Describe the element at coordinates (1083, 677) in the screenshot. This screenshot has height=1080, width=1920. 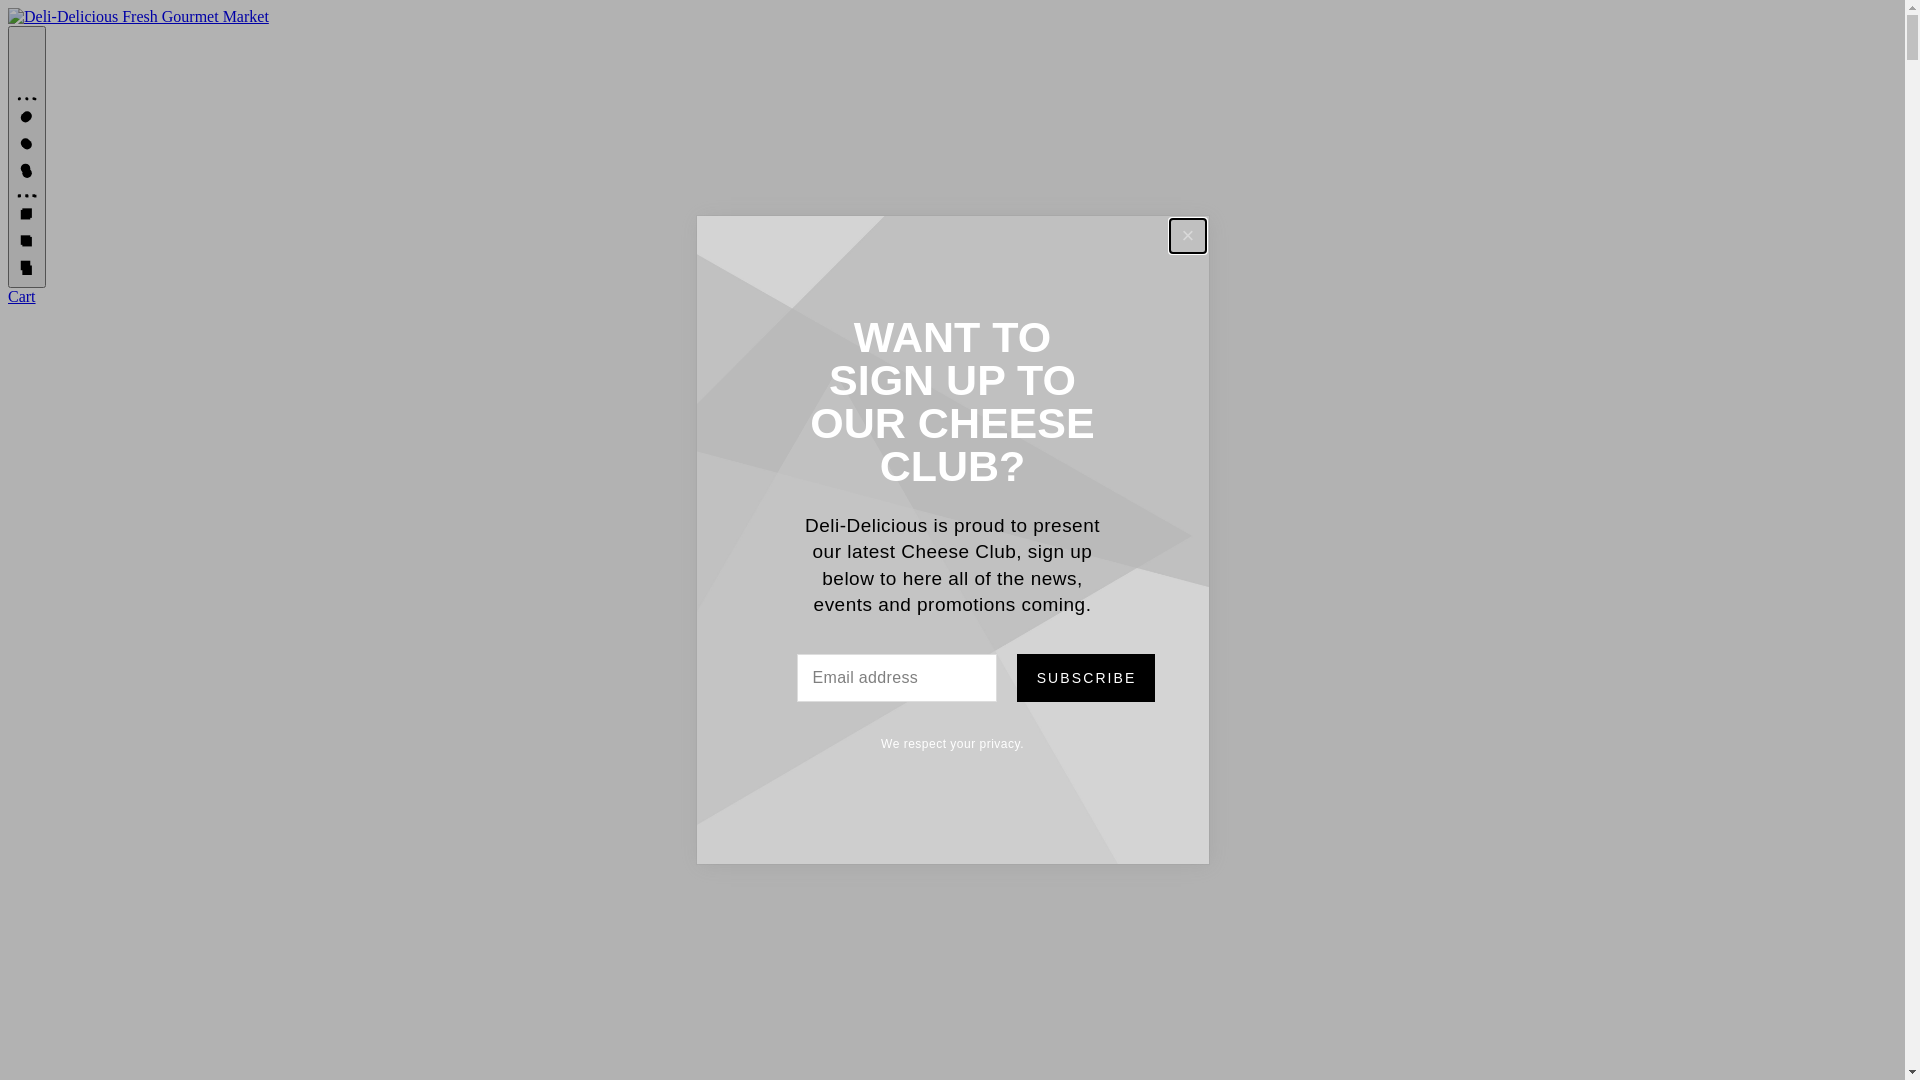
I see `'SUBSCRIBE'` at that location.